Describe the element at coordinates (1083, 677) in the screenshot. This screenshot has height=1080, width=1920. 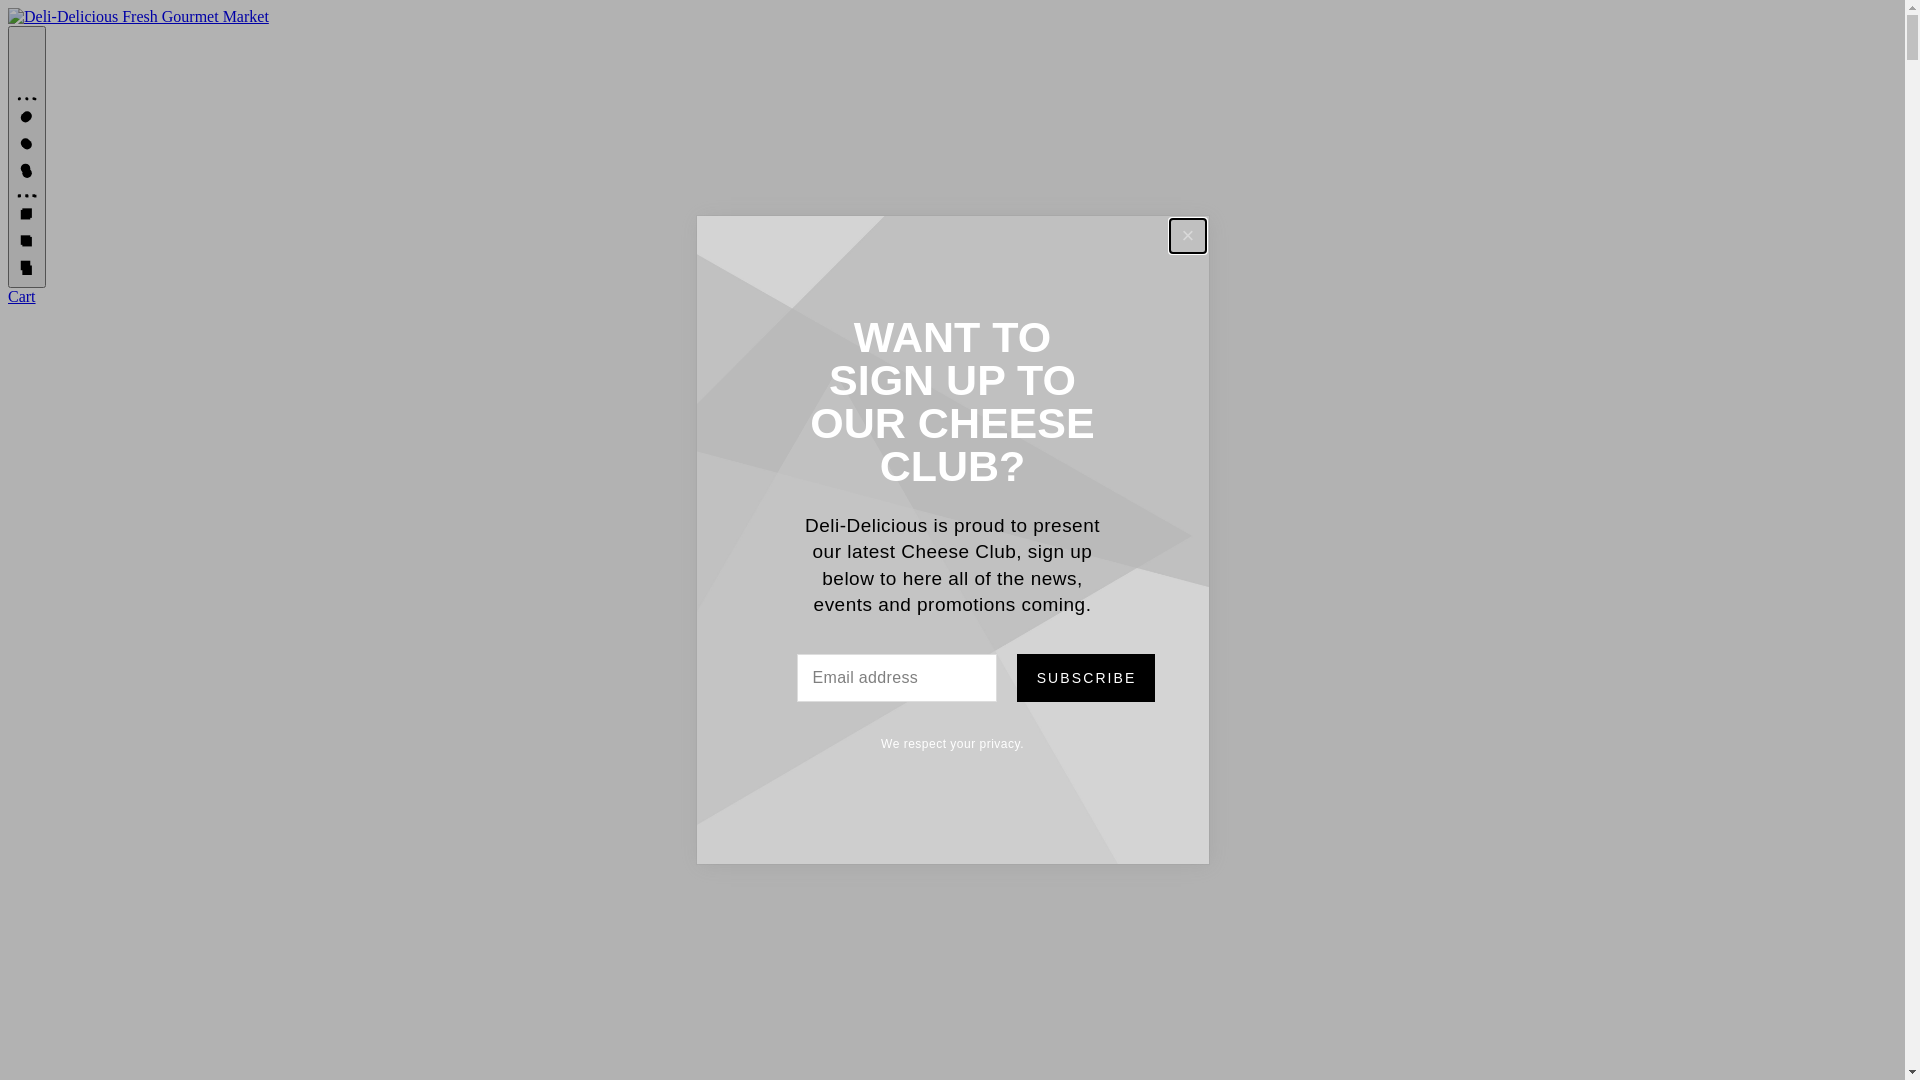
I see `'SUBSCRIBE'` at that location.